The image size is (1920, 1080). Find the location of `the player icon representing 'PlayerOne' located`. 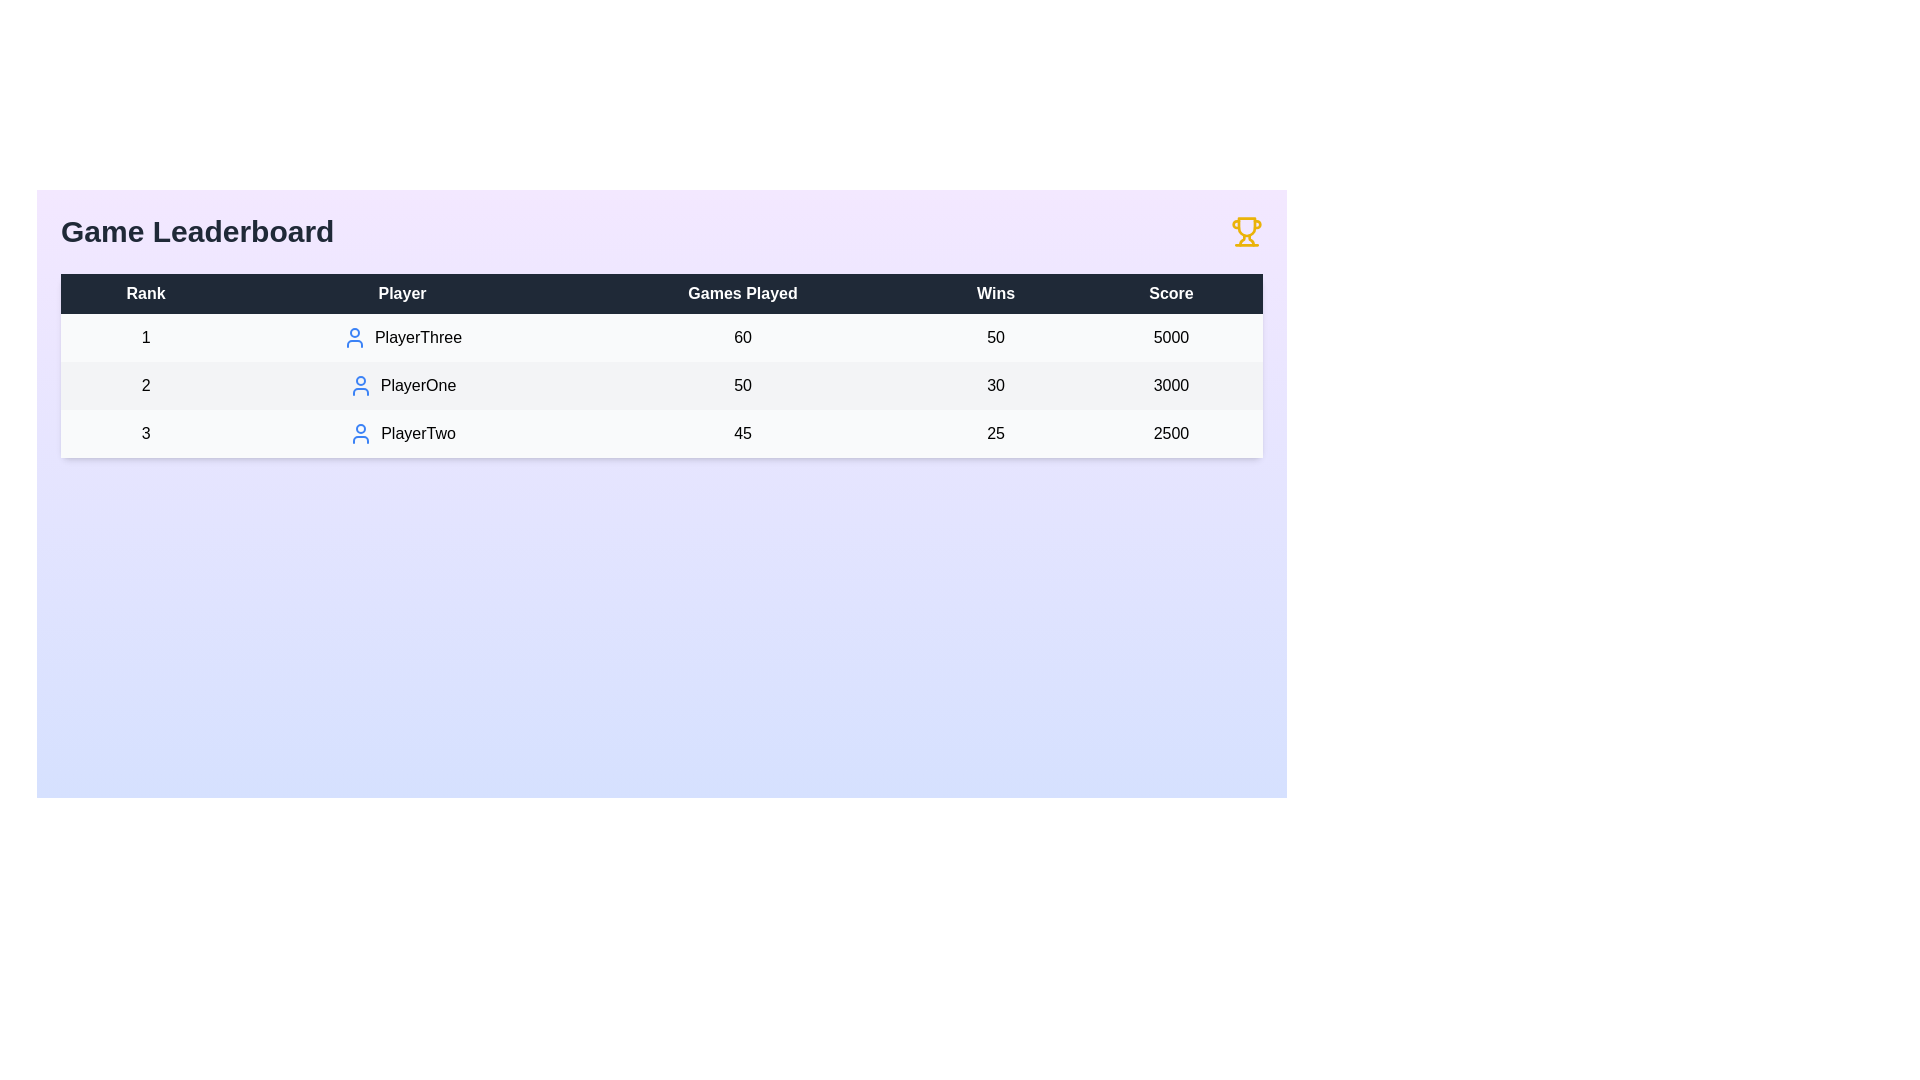

the player icon representing 'PlayerOne' located is located at coordinates (360, 385).